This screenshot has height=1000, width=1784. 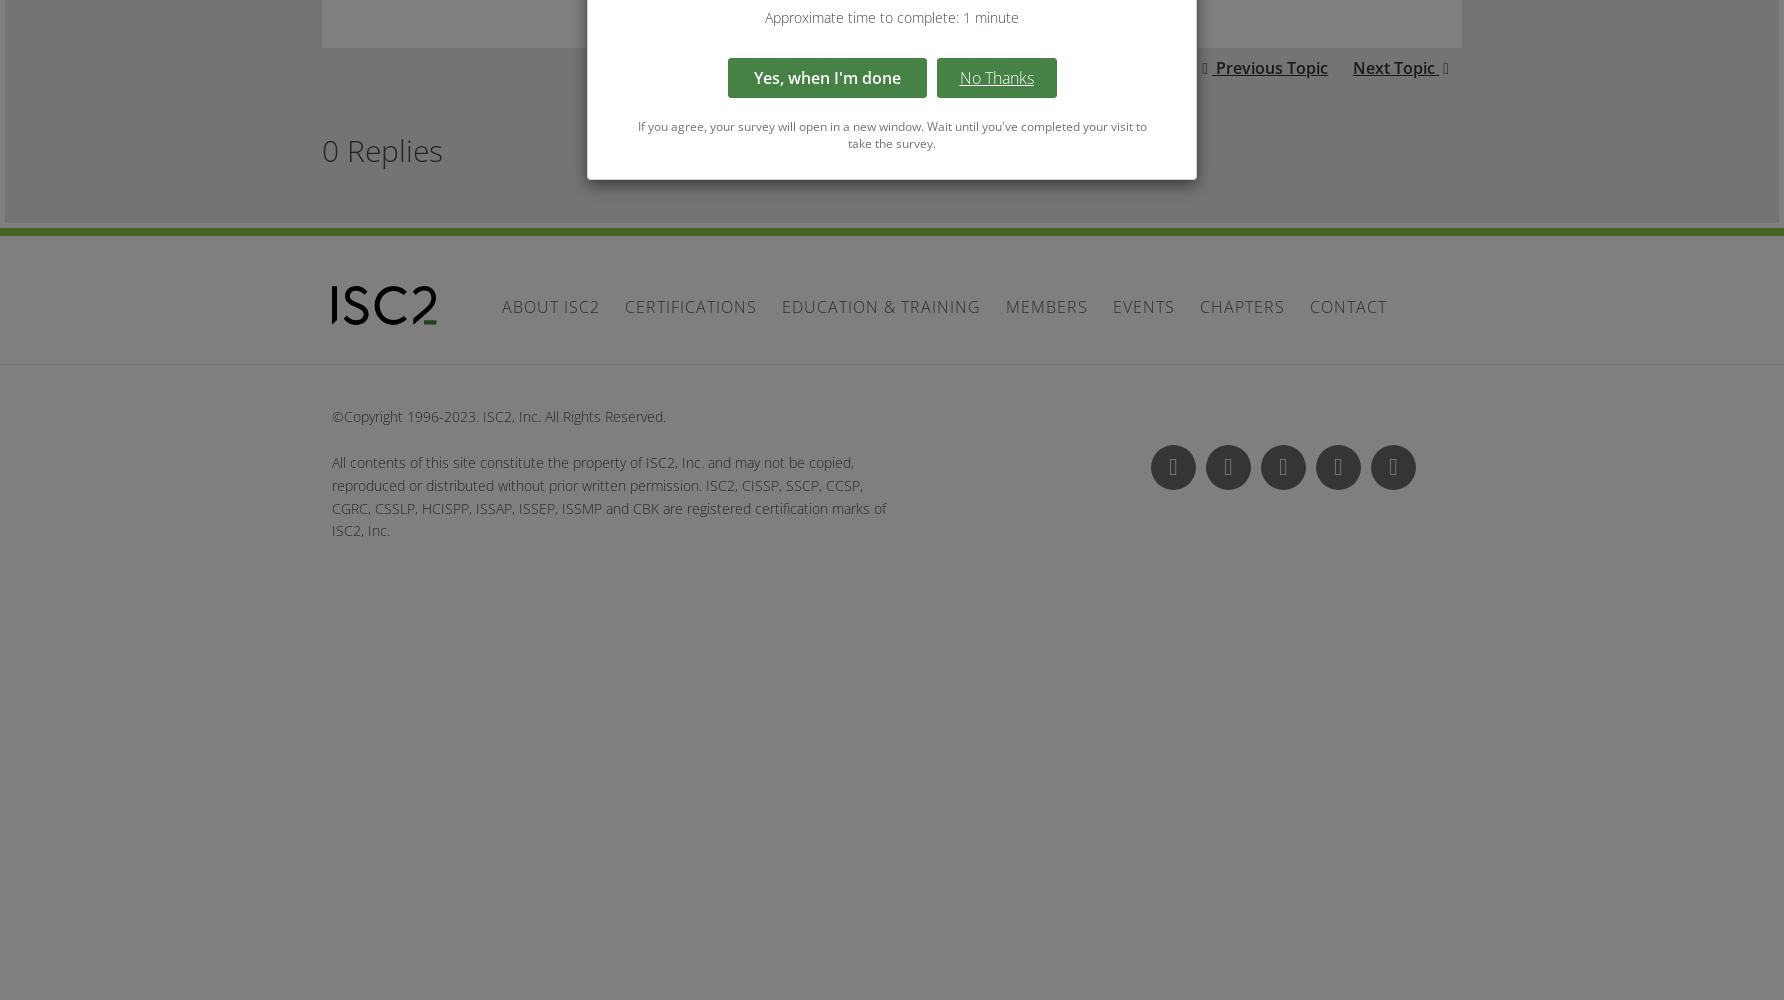 I want to click on 'No Thanks', so click(x=959, y=76).